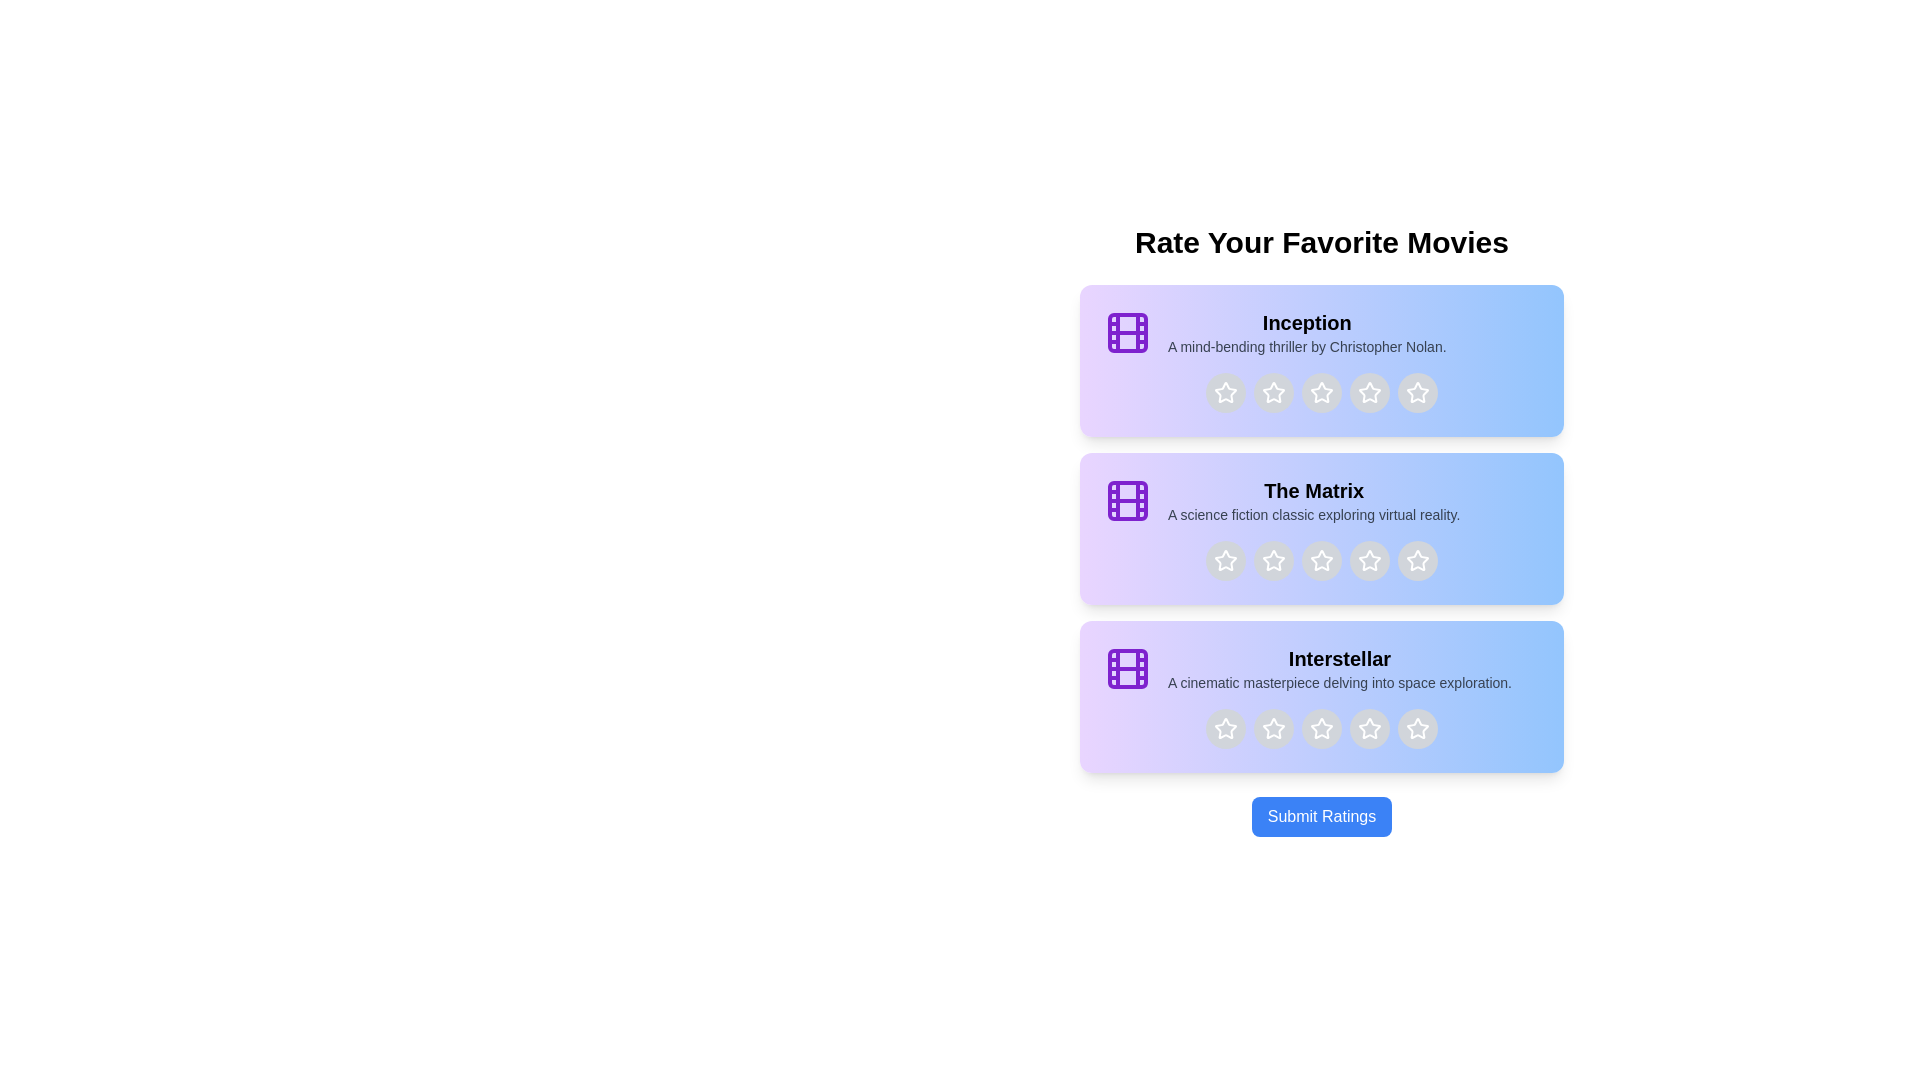 The image size is (1920, 1080). What do you see at coordinates (1272, 393) in the screenshot?
I see `the star corresponding to 2 stars for the movie titled Inception` at bounding box center [1272, 393].